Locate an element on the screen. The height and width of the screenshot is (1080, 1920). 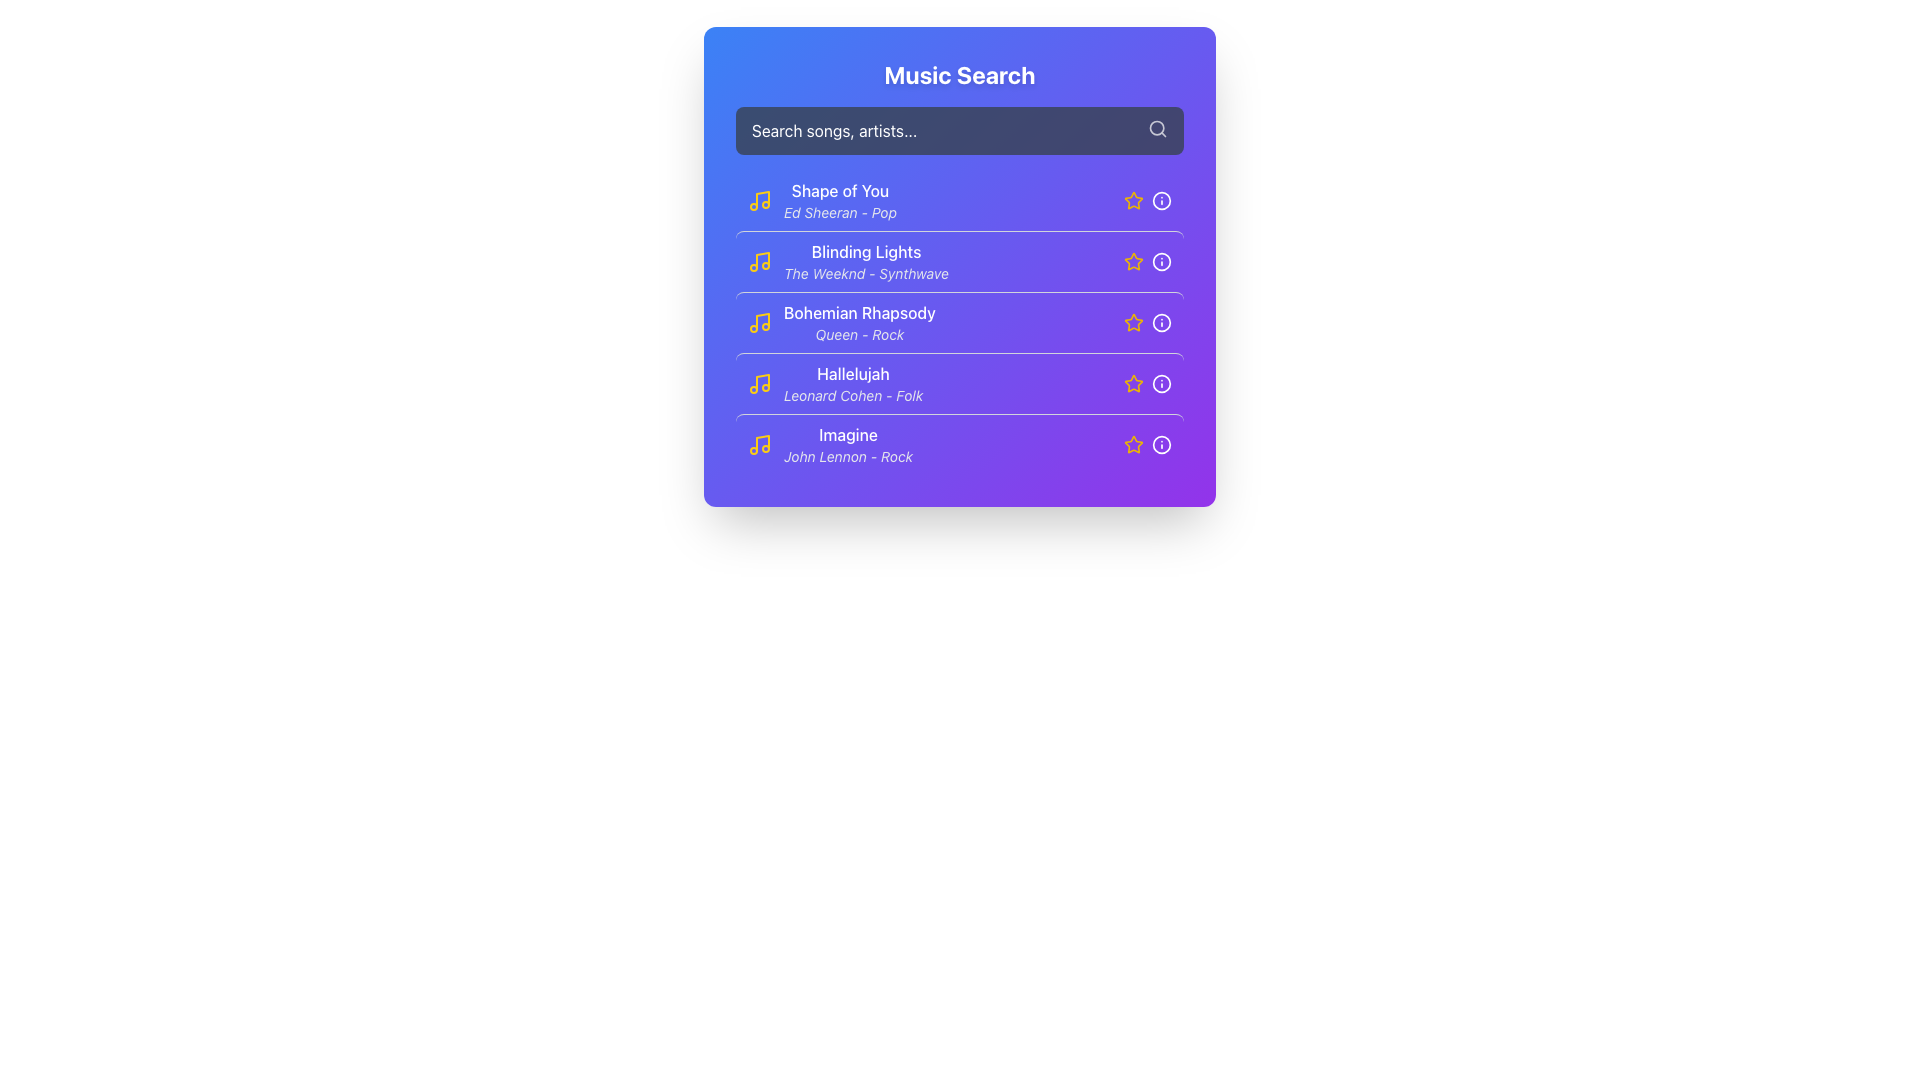
the text label 'Imagine' displayed in white on a purple background, which is positioned in a list of songs above the text 'John Lennon - Rock' is located at coordinates (848, 434).